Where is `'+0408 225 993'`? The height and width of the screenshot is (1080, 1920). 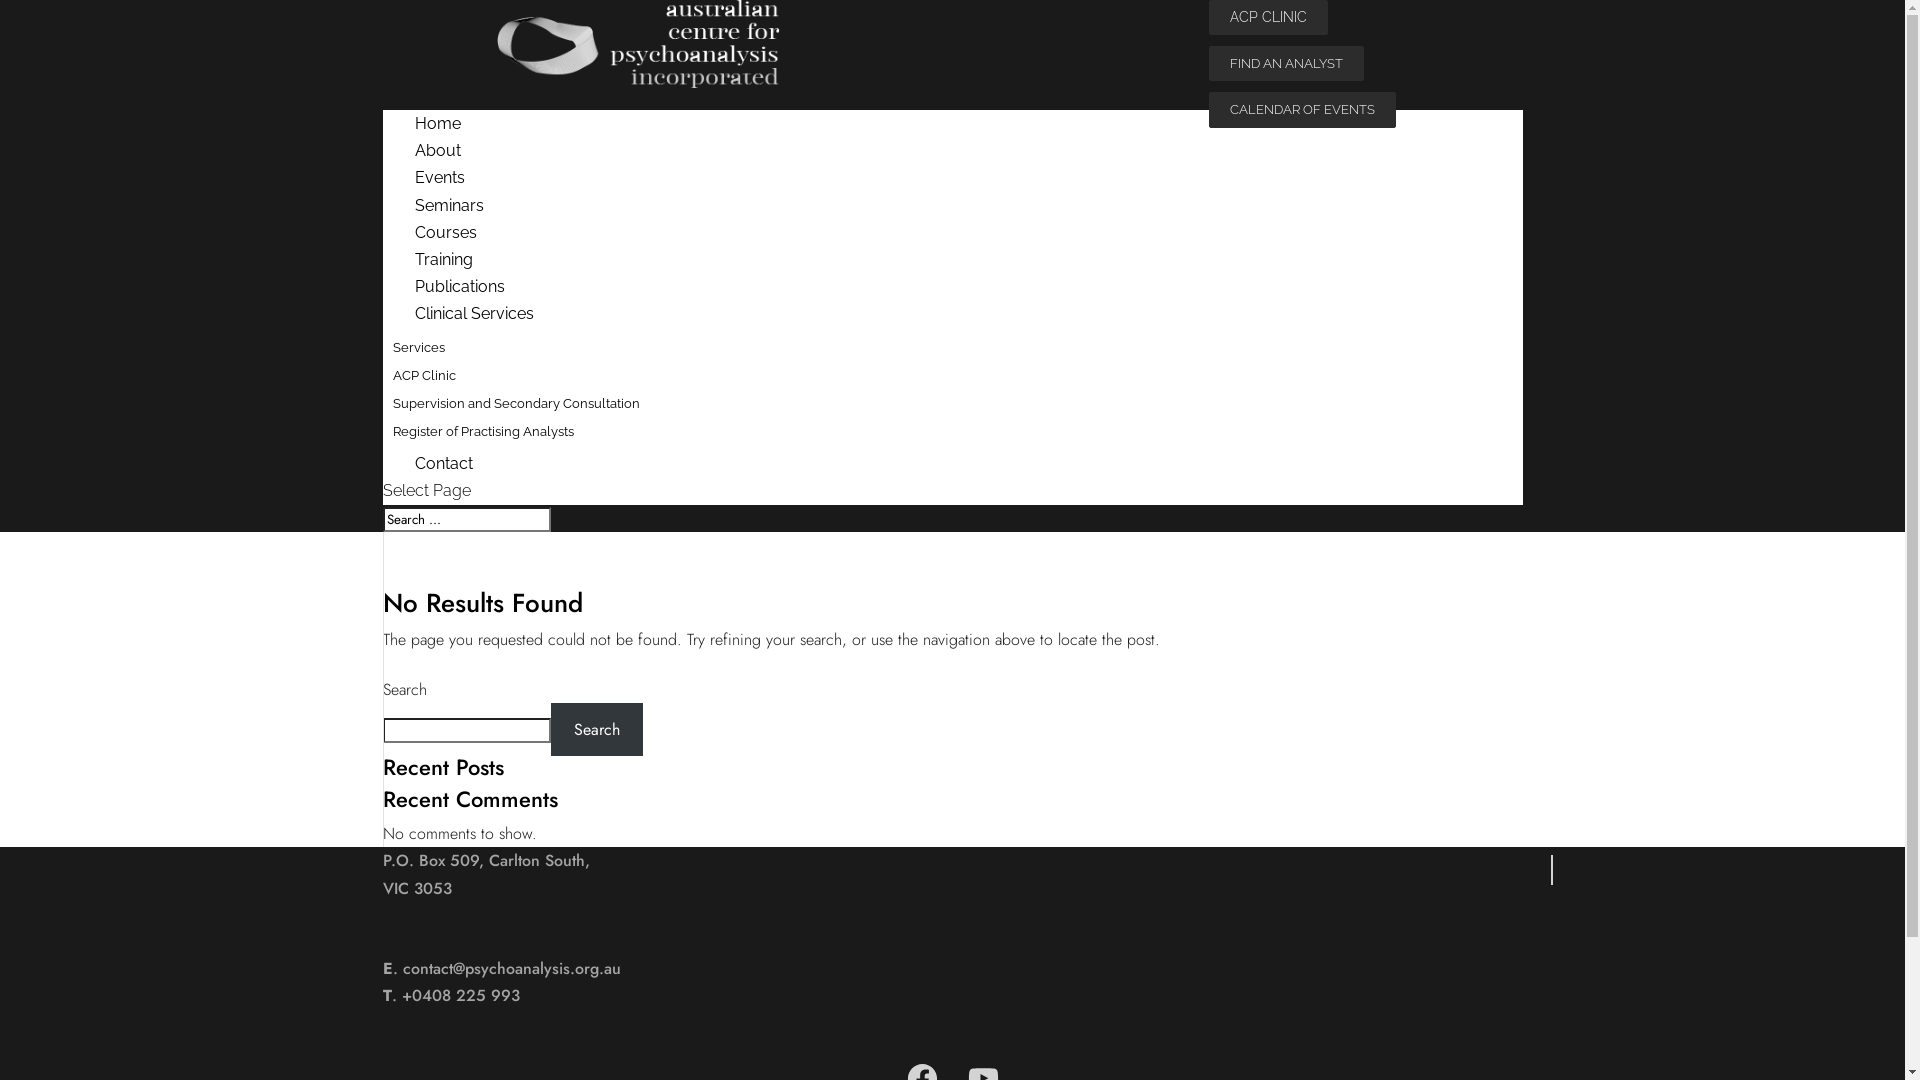
'+0408 225 993' is located at coordinates (459, 995).